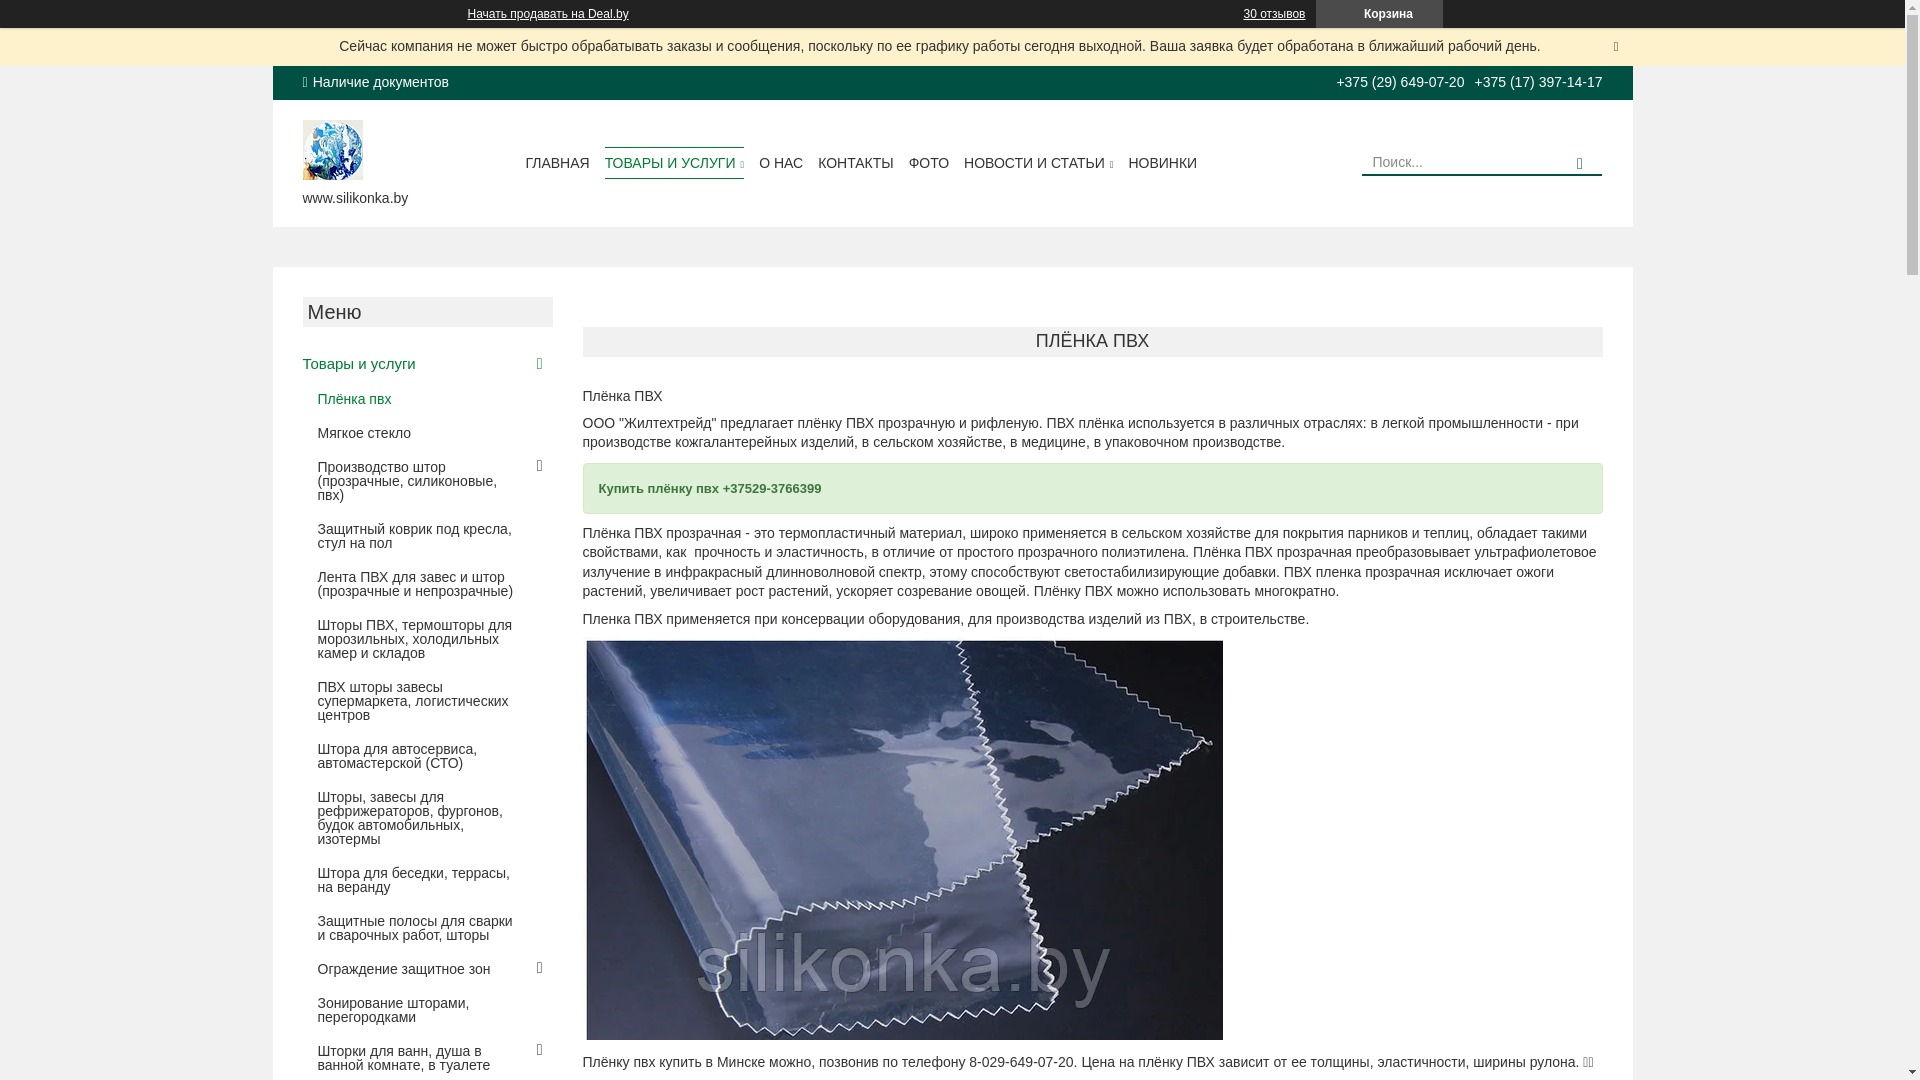 The image size is (1920, 1080). What do you see at coordinates (331, 146) in the screenshot?
I see `'silikonka.by'` at bounding box center [331, 146].